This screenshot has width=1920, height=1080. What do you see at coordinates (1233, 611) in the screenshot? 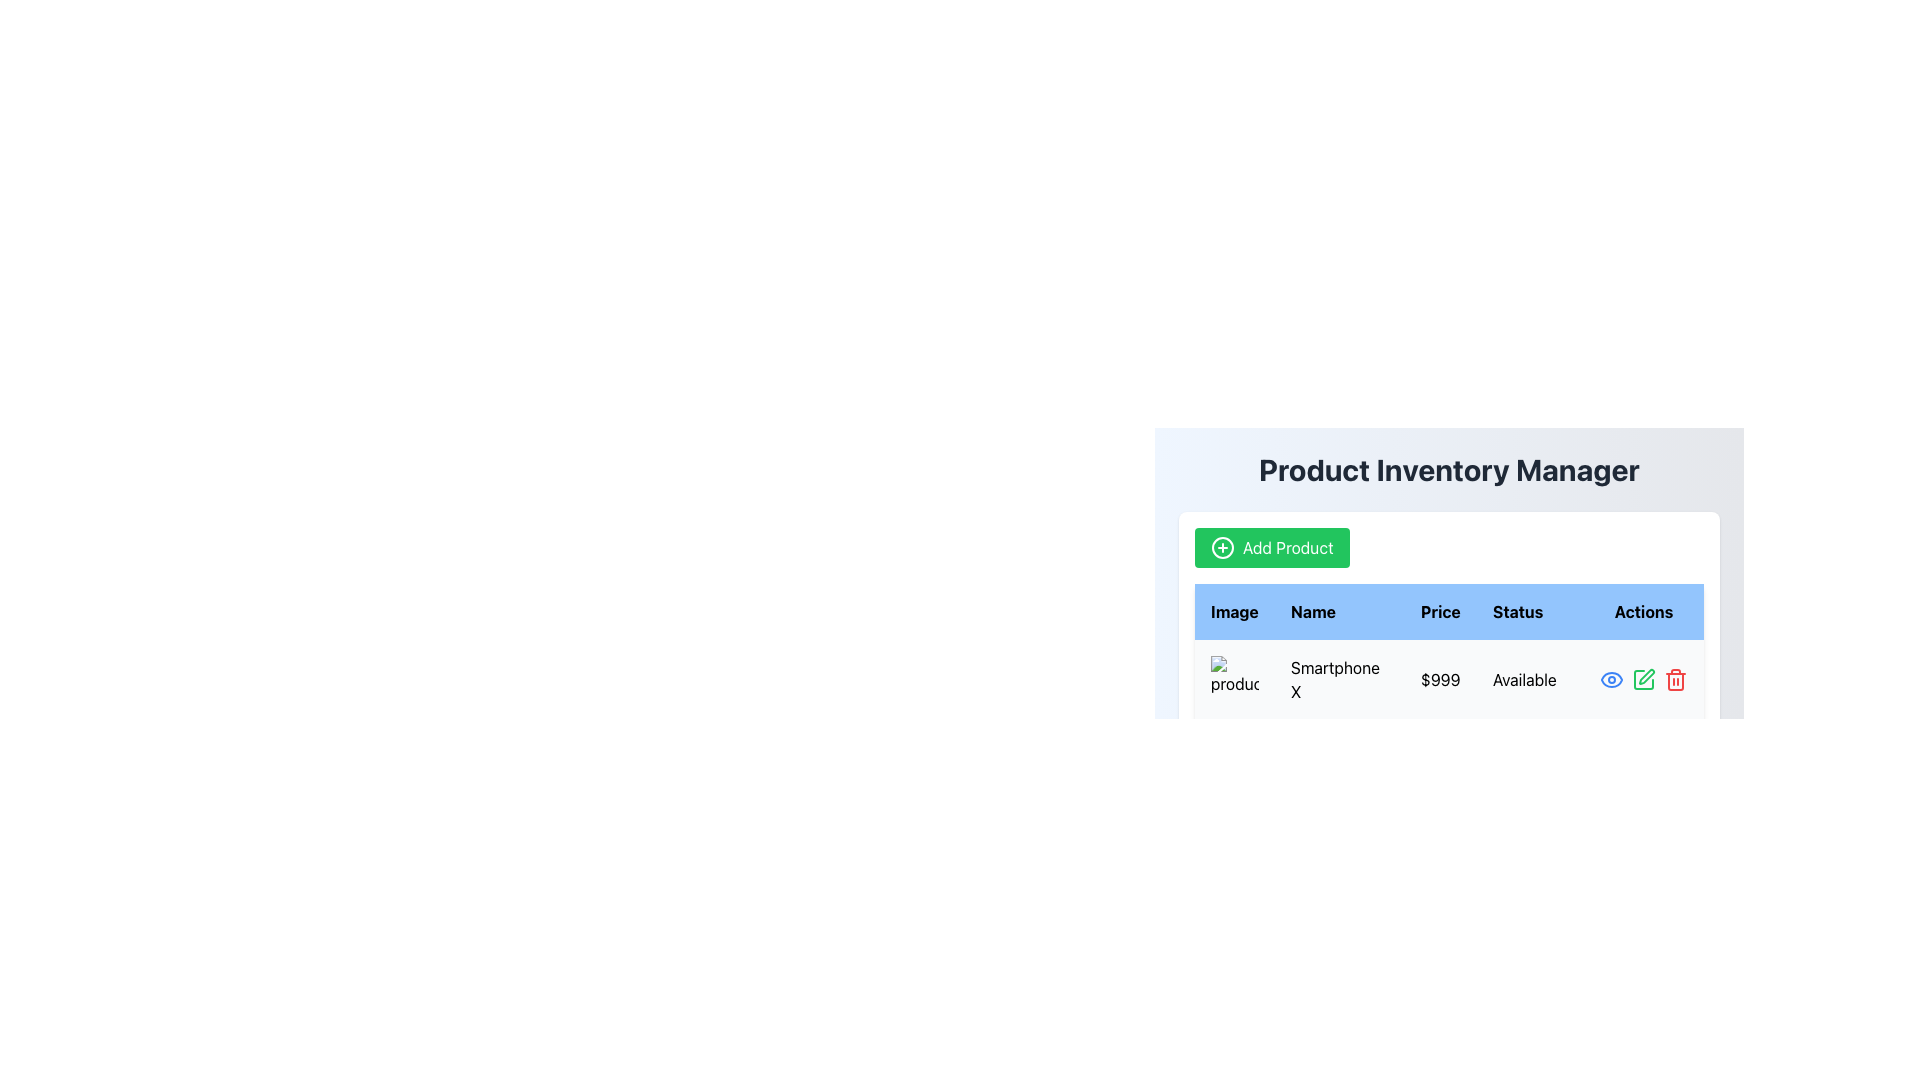
I see `the text element labeled 'Image', which is the first header in a data table with a light blue background and left alignment` at bounding box center [1233, 611].